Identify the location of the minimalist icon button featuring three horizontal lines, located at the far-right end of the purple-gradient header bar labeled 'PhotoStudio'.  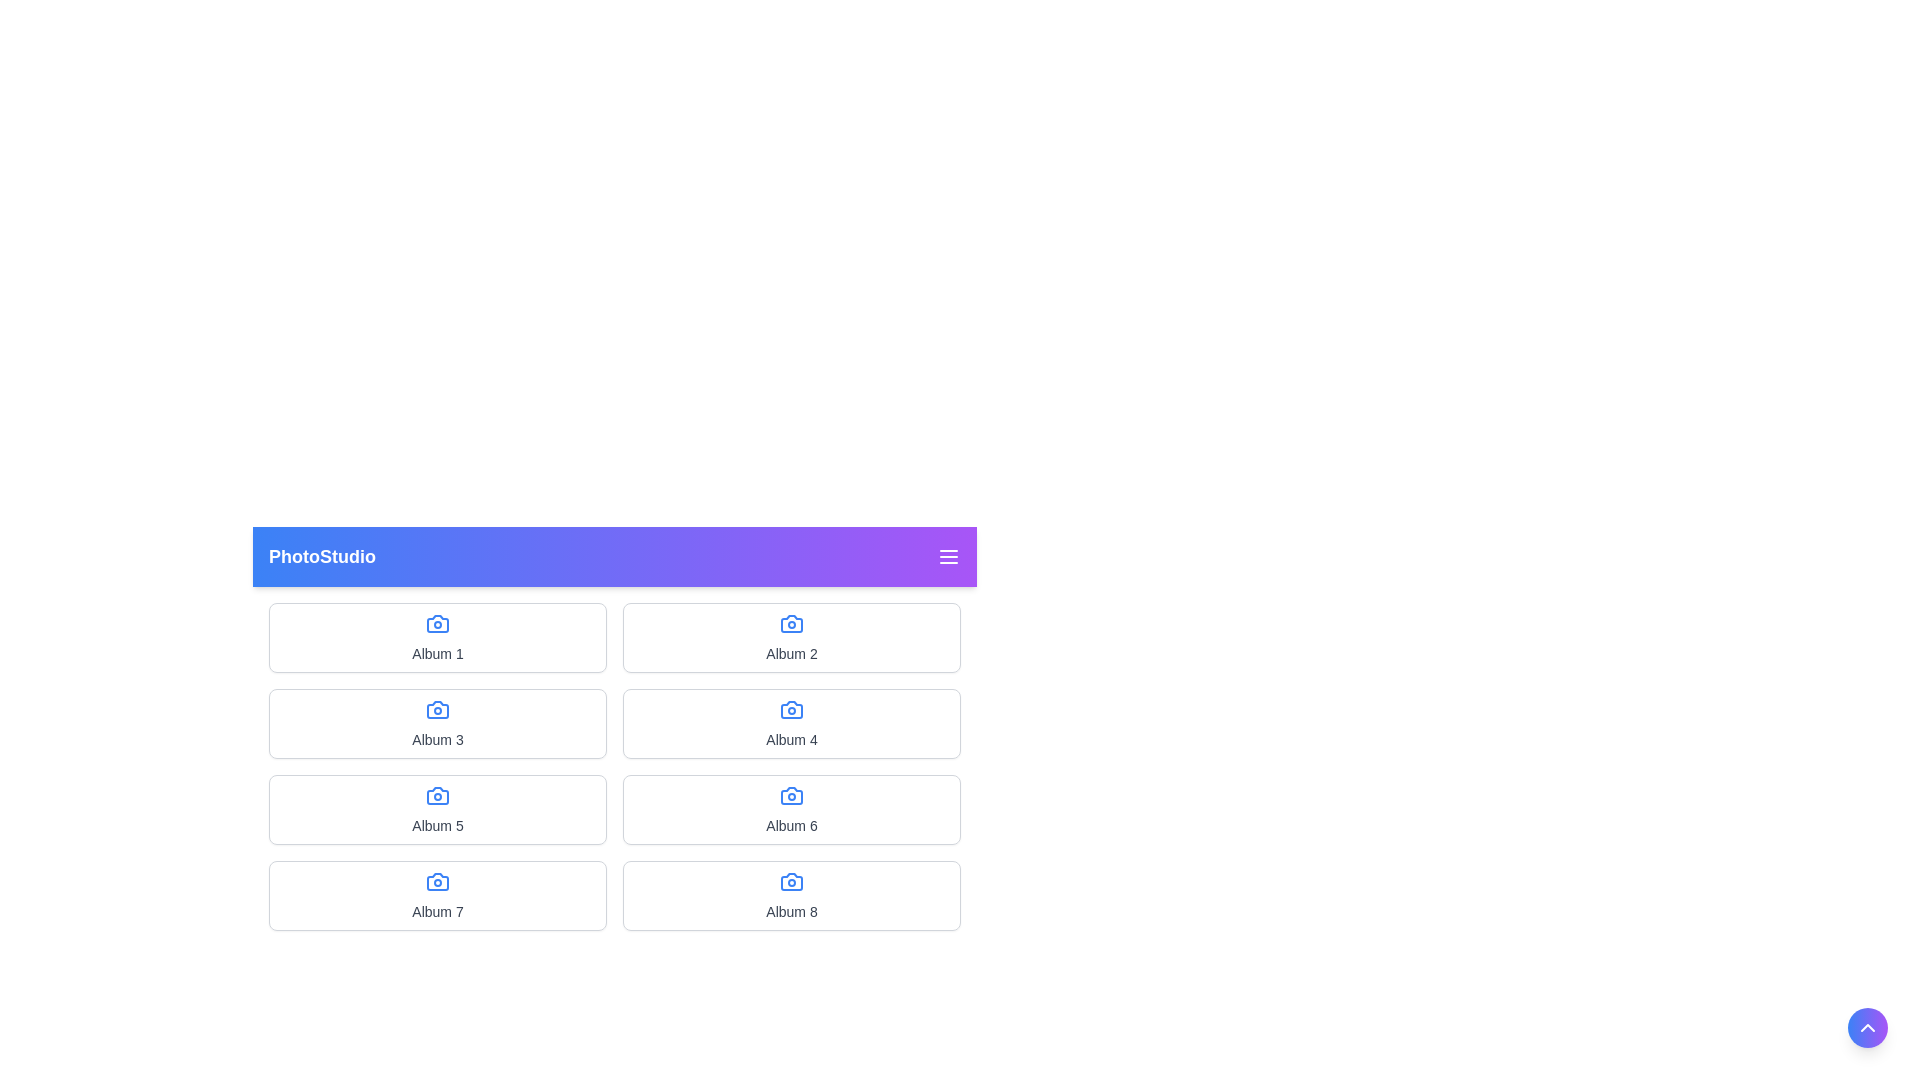
(948, 556).